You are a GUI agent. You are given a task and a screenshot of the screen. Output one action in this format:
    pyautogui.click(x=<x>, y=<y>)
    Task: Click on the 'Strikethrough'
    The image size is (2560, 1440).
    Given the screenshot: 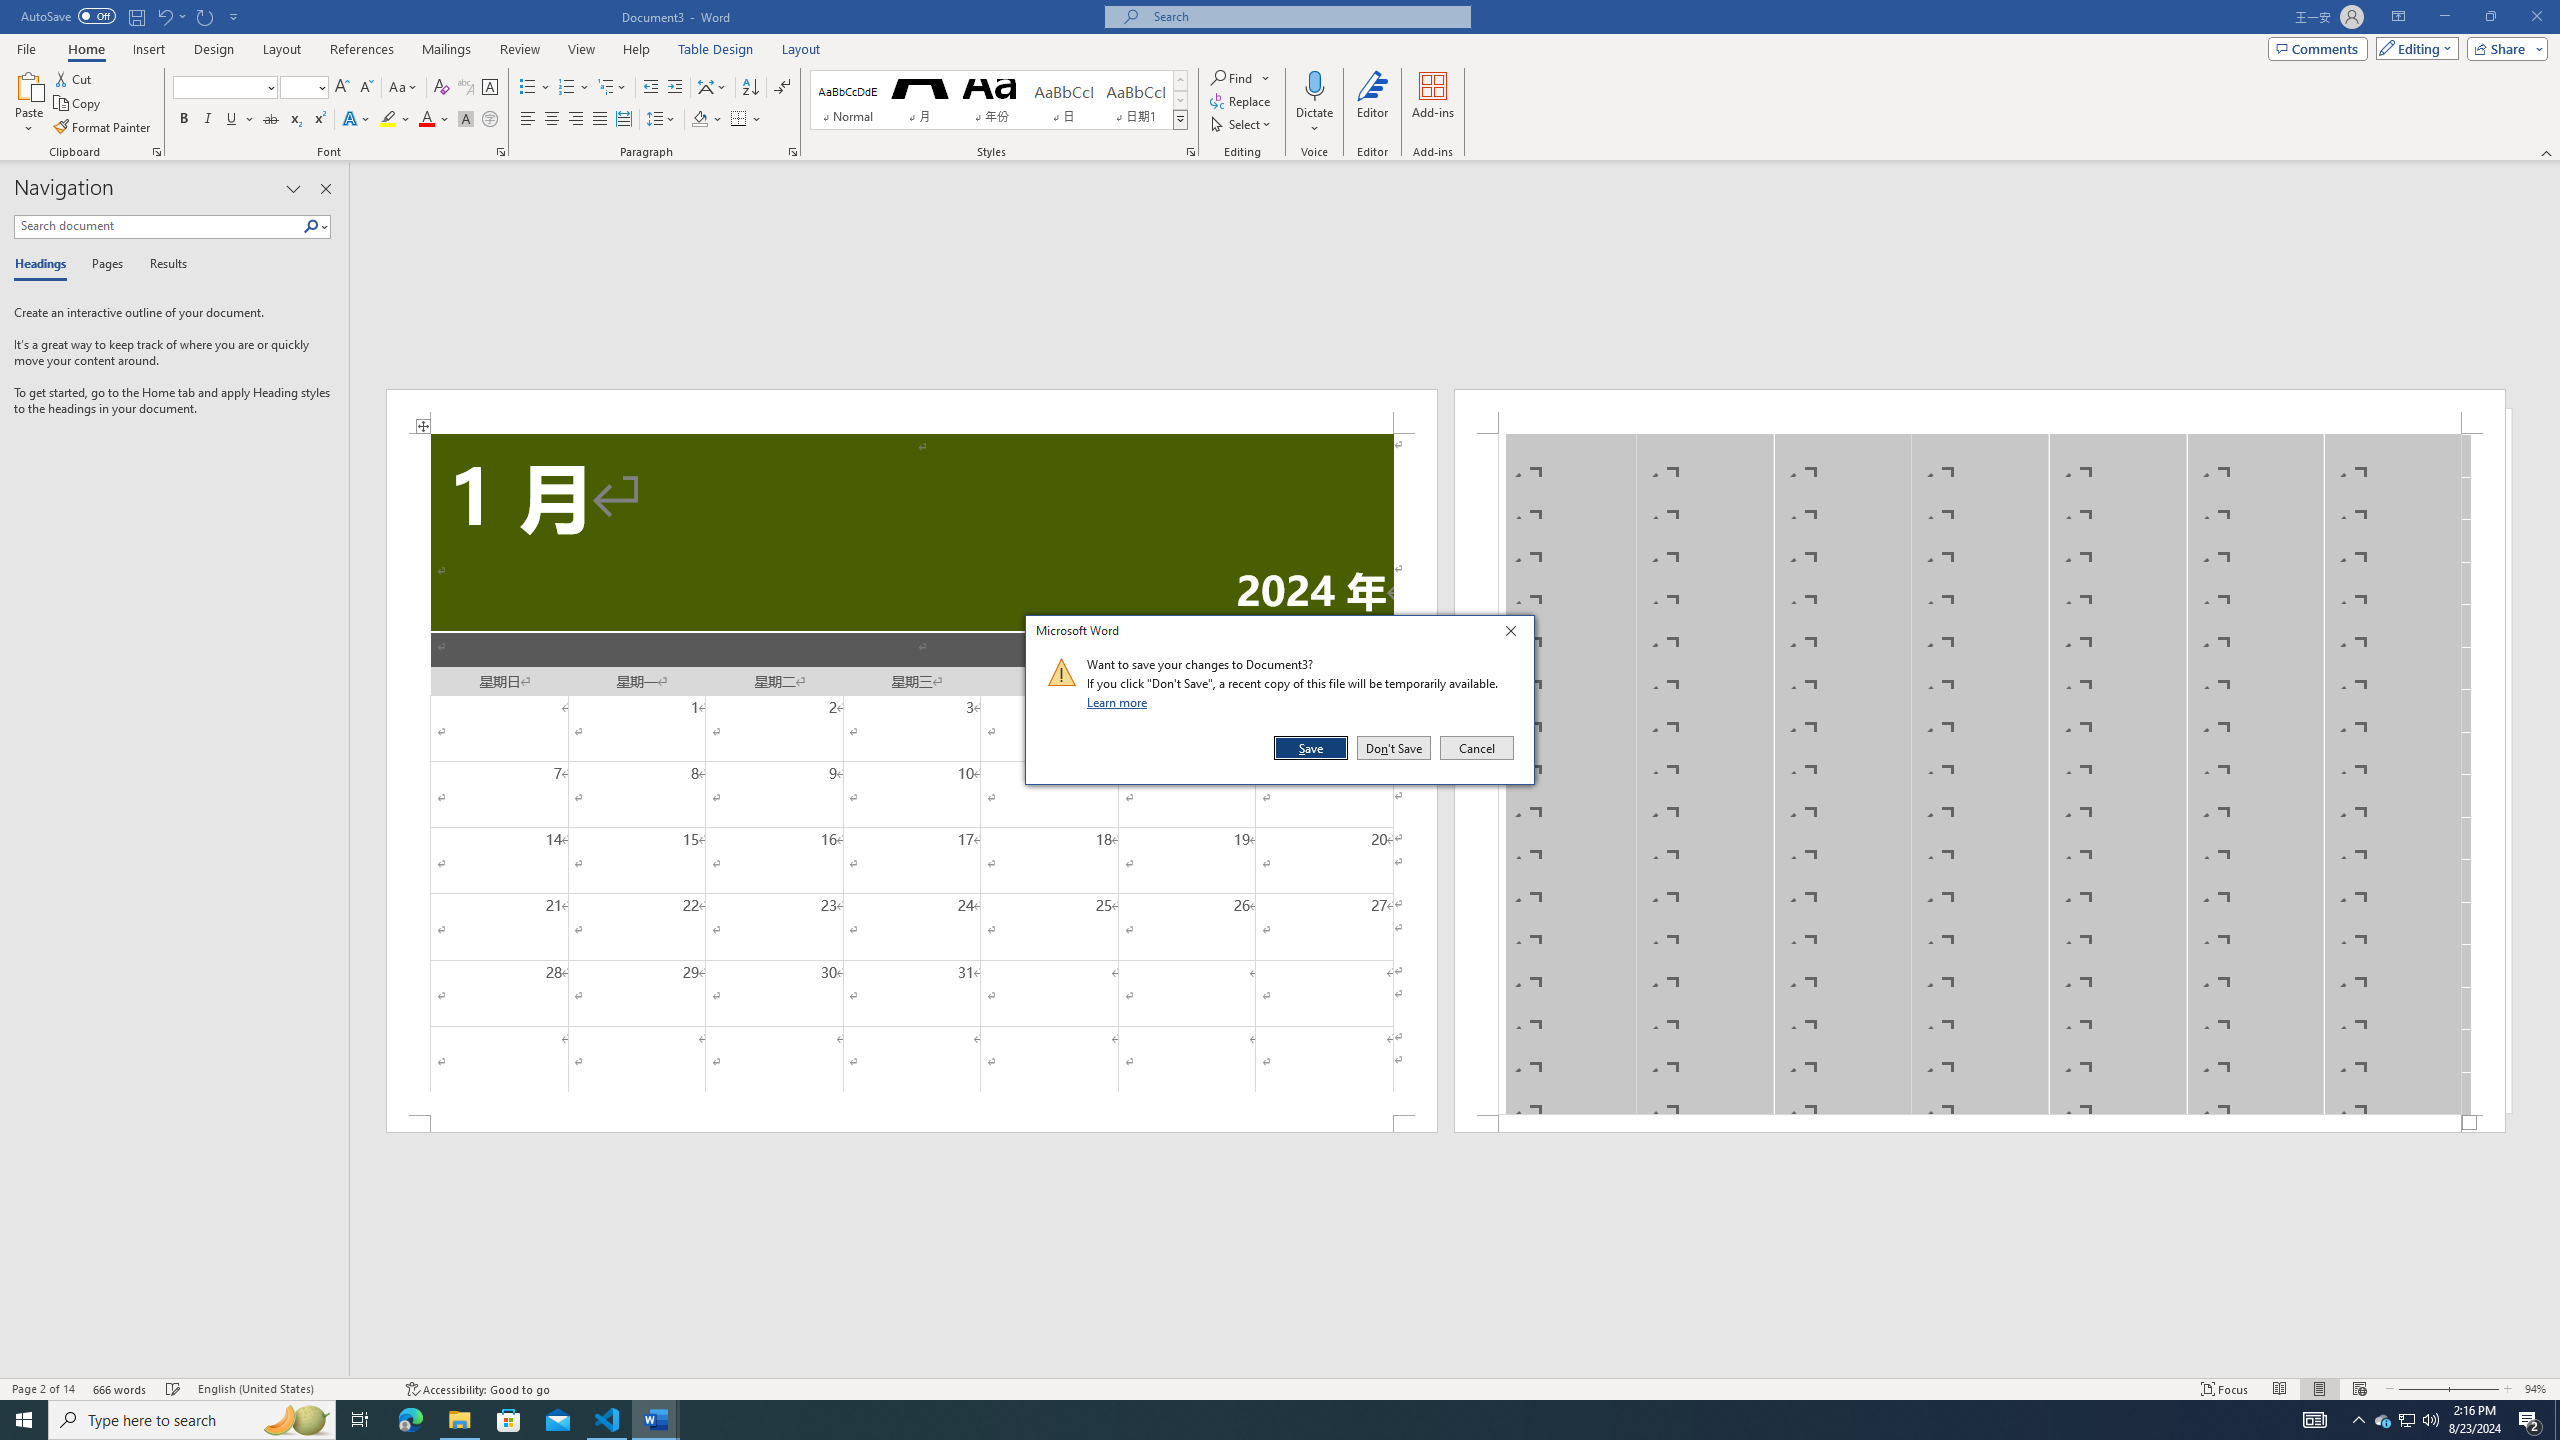 What is the action you would take?
    pyautogui.click(x=270, y=118)
    